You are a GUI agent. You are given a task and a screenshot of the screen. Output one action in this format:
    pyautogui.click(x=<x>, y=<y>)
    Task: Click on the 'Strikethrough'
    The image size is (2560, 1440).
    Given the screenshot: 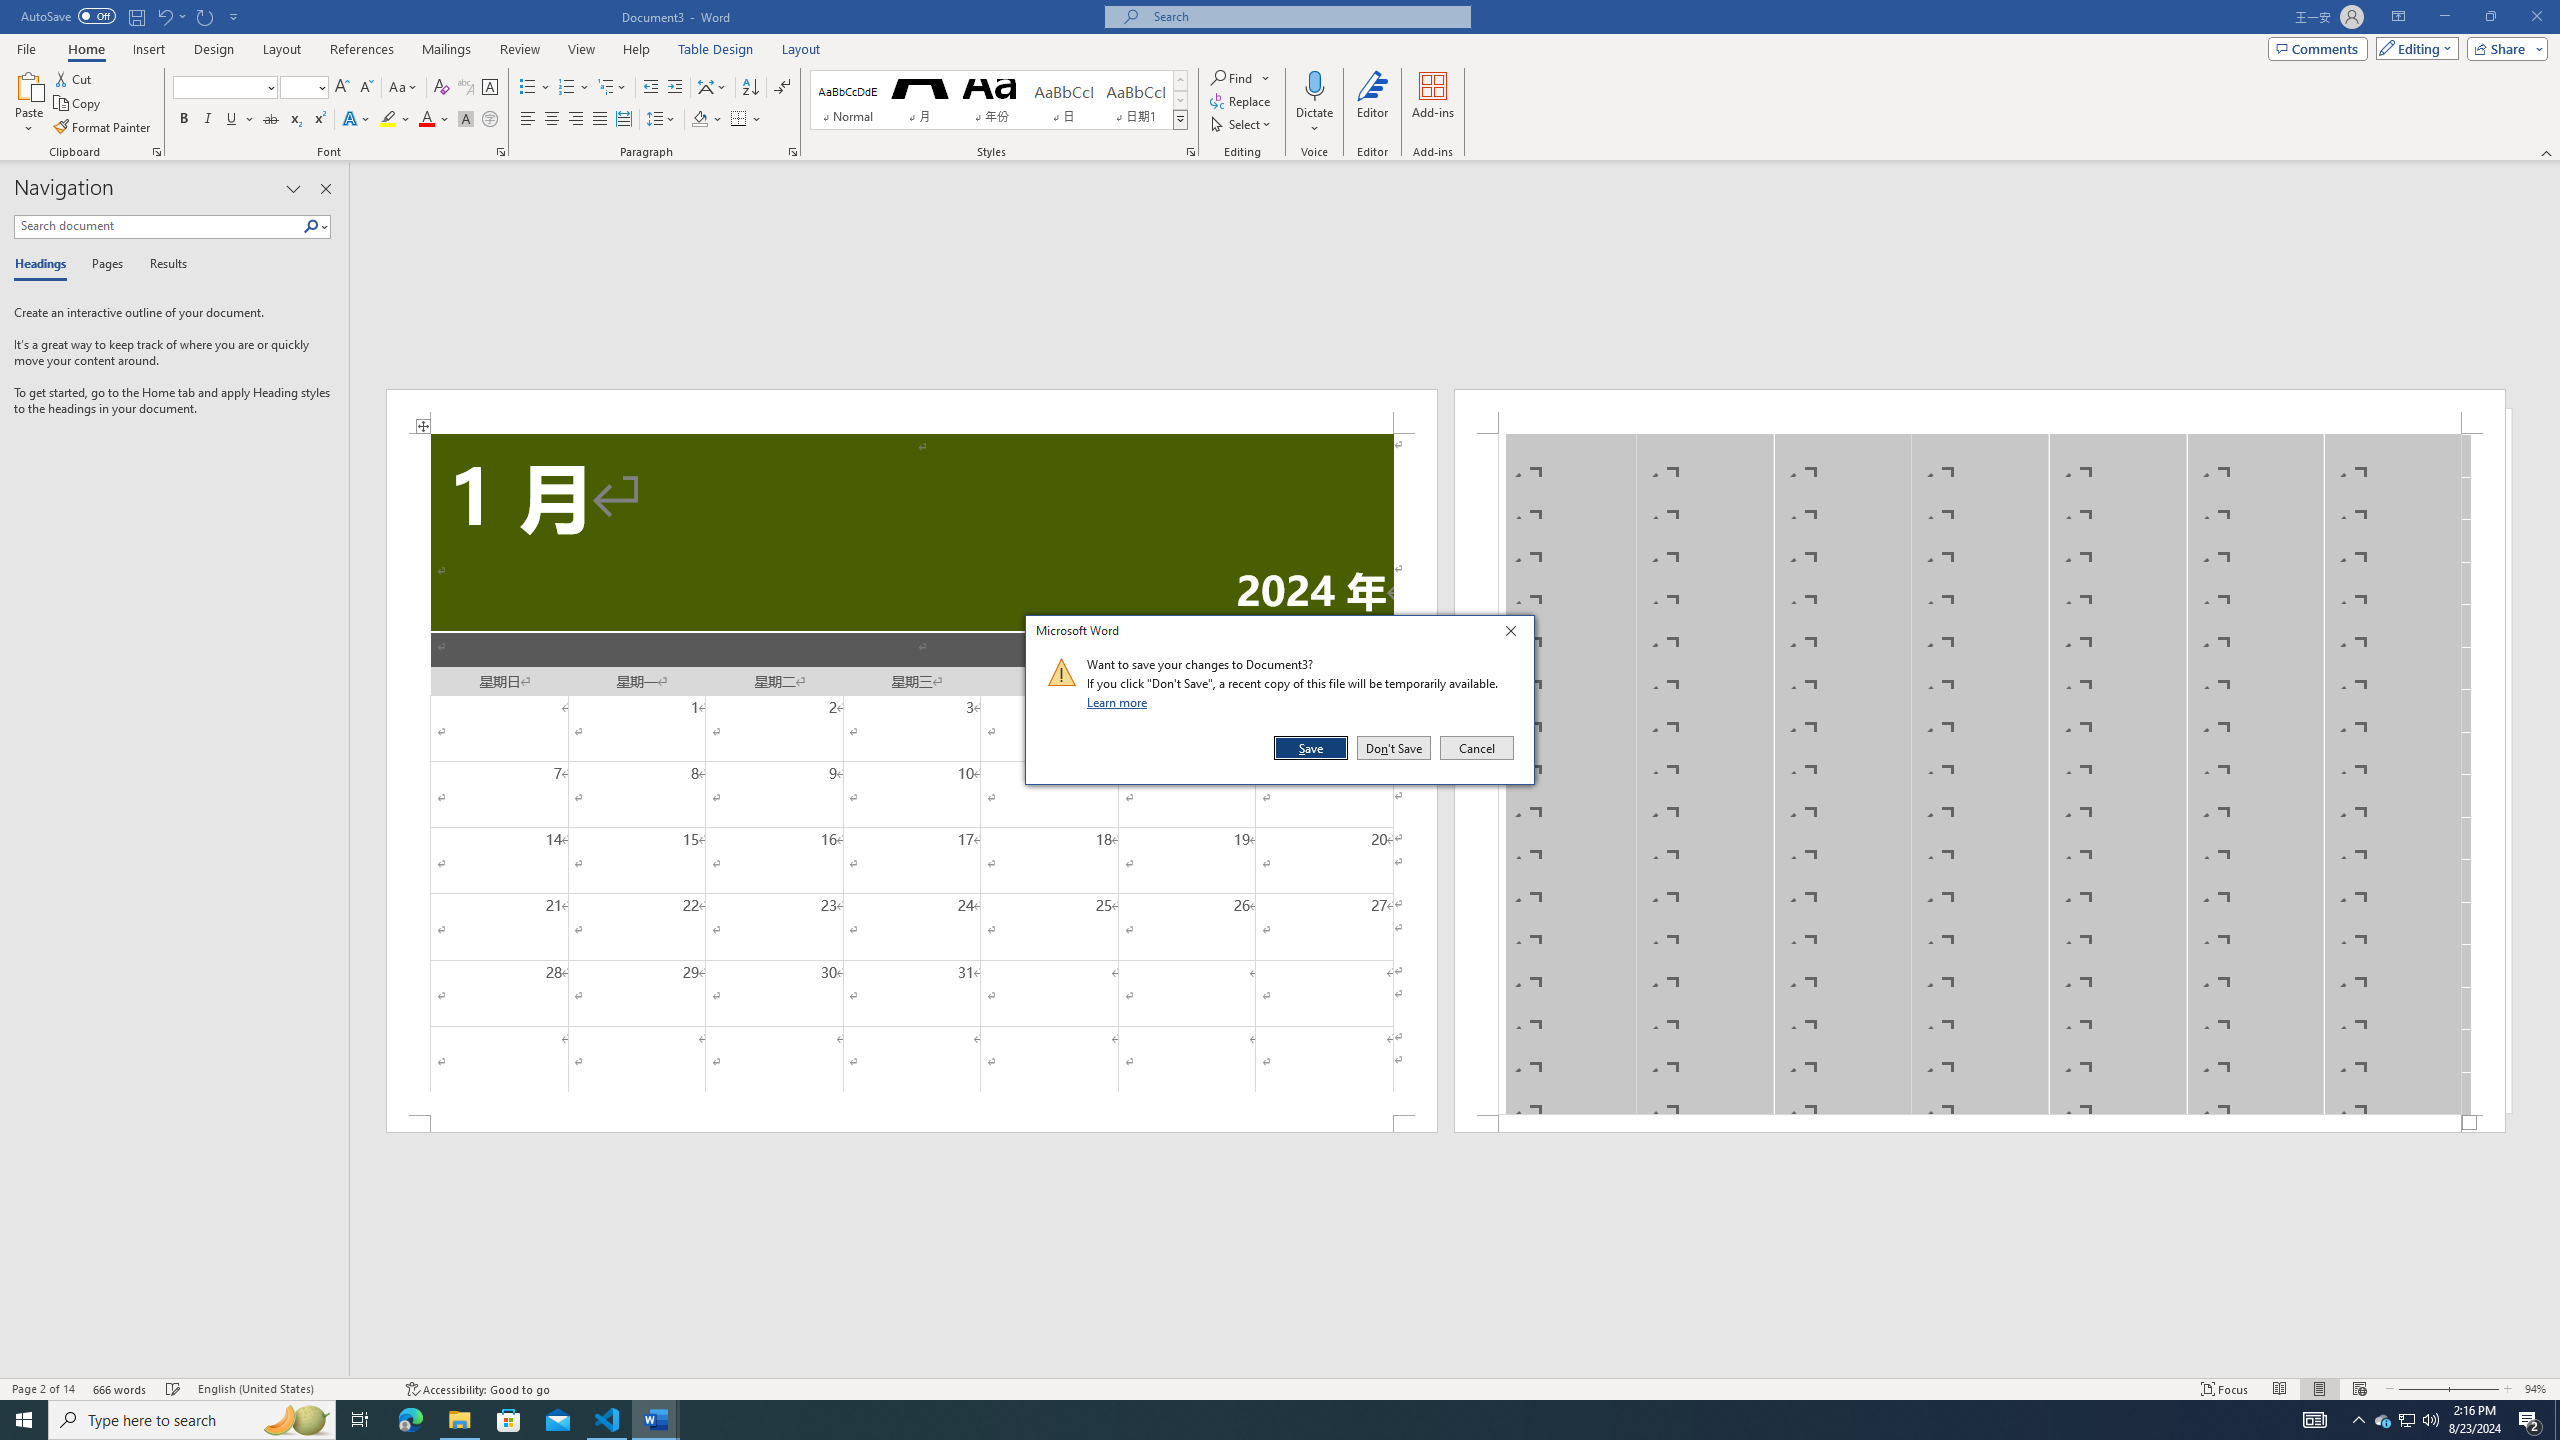 What is the action you would take?
    pyautogui.click(x=270, y=118)
    